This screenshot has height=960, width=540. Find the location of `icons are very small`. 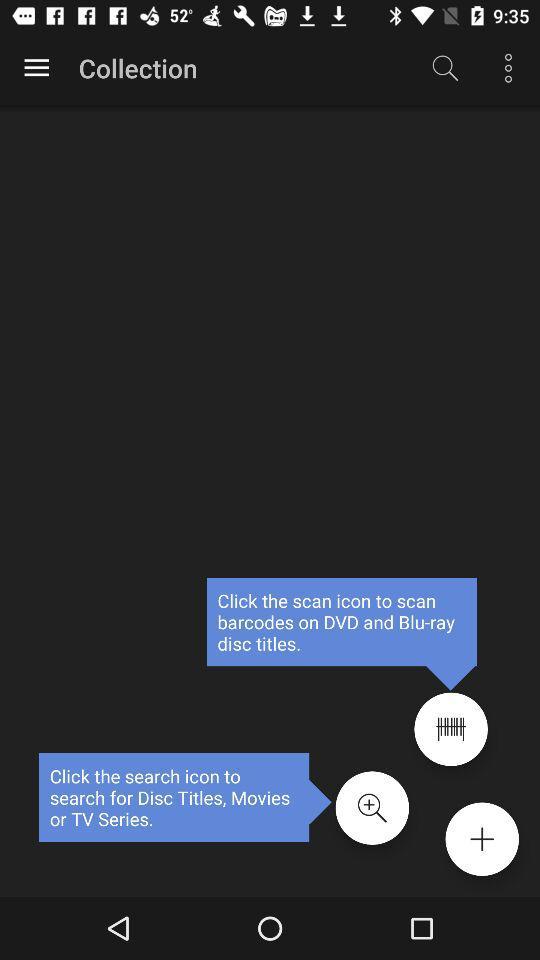

icons are very small is located at coordinates (451, 728).